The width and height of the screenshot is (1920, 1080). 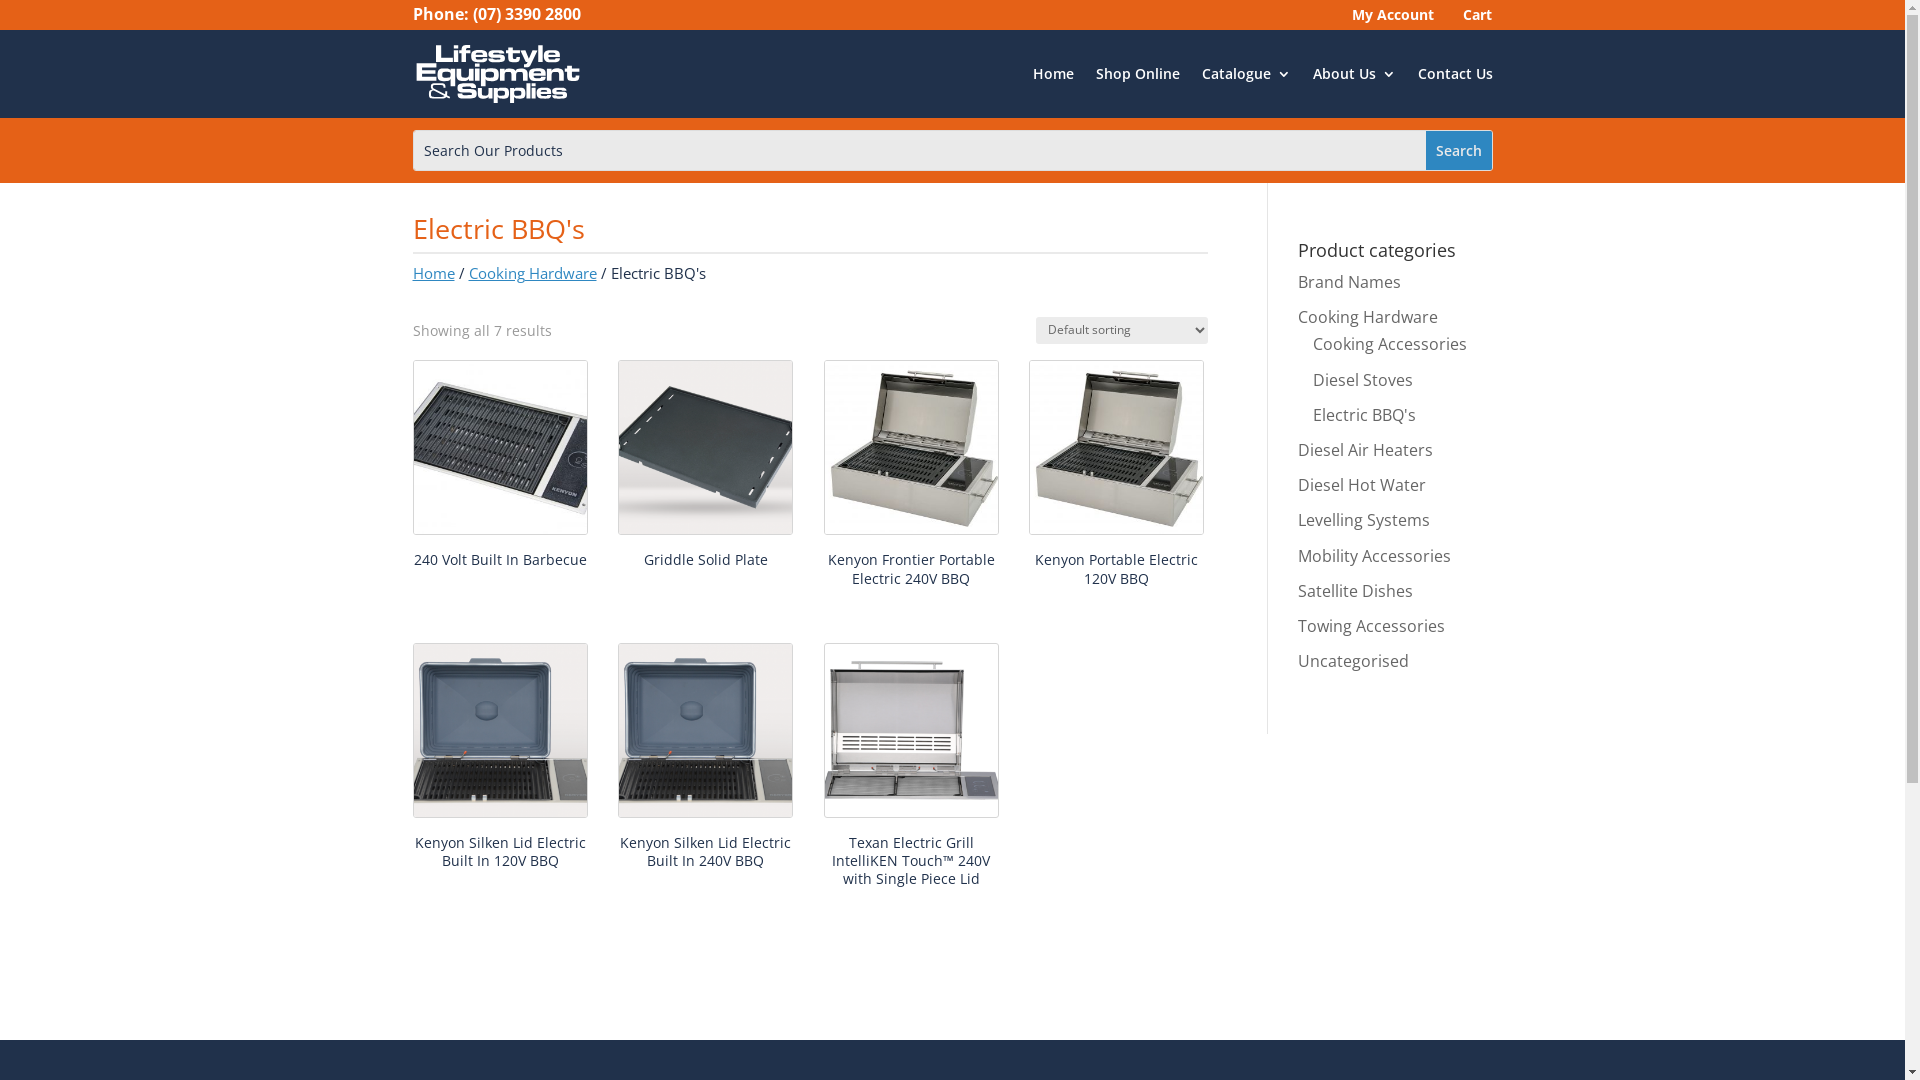 I want to click on 'Towing Accessories', so click(x=1370, y=624).